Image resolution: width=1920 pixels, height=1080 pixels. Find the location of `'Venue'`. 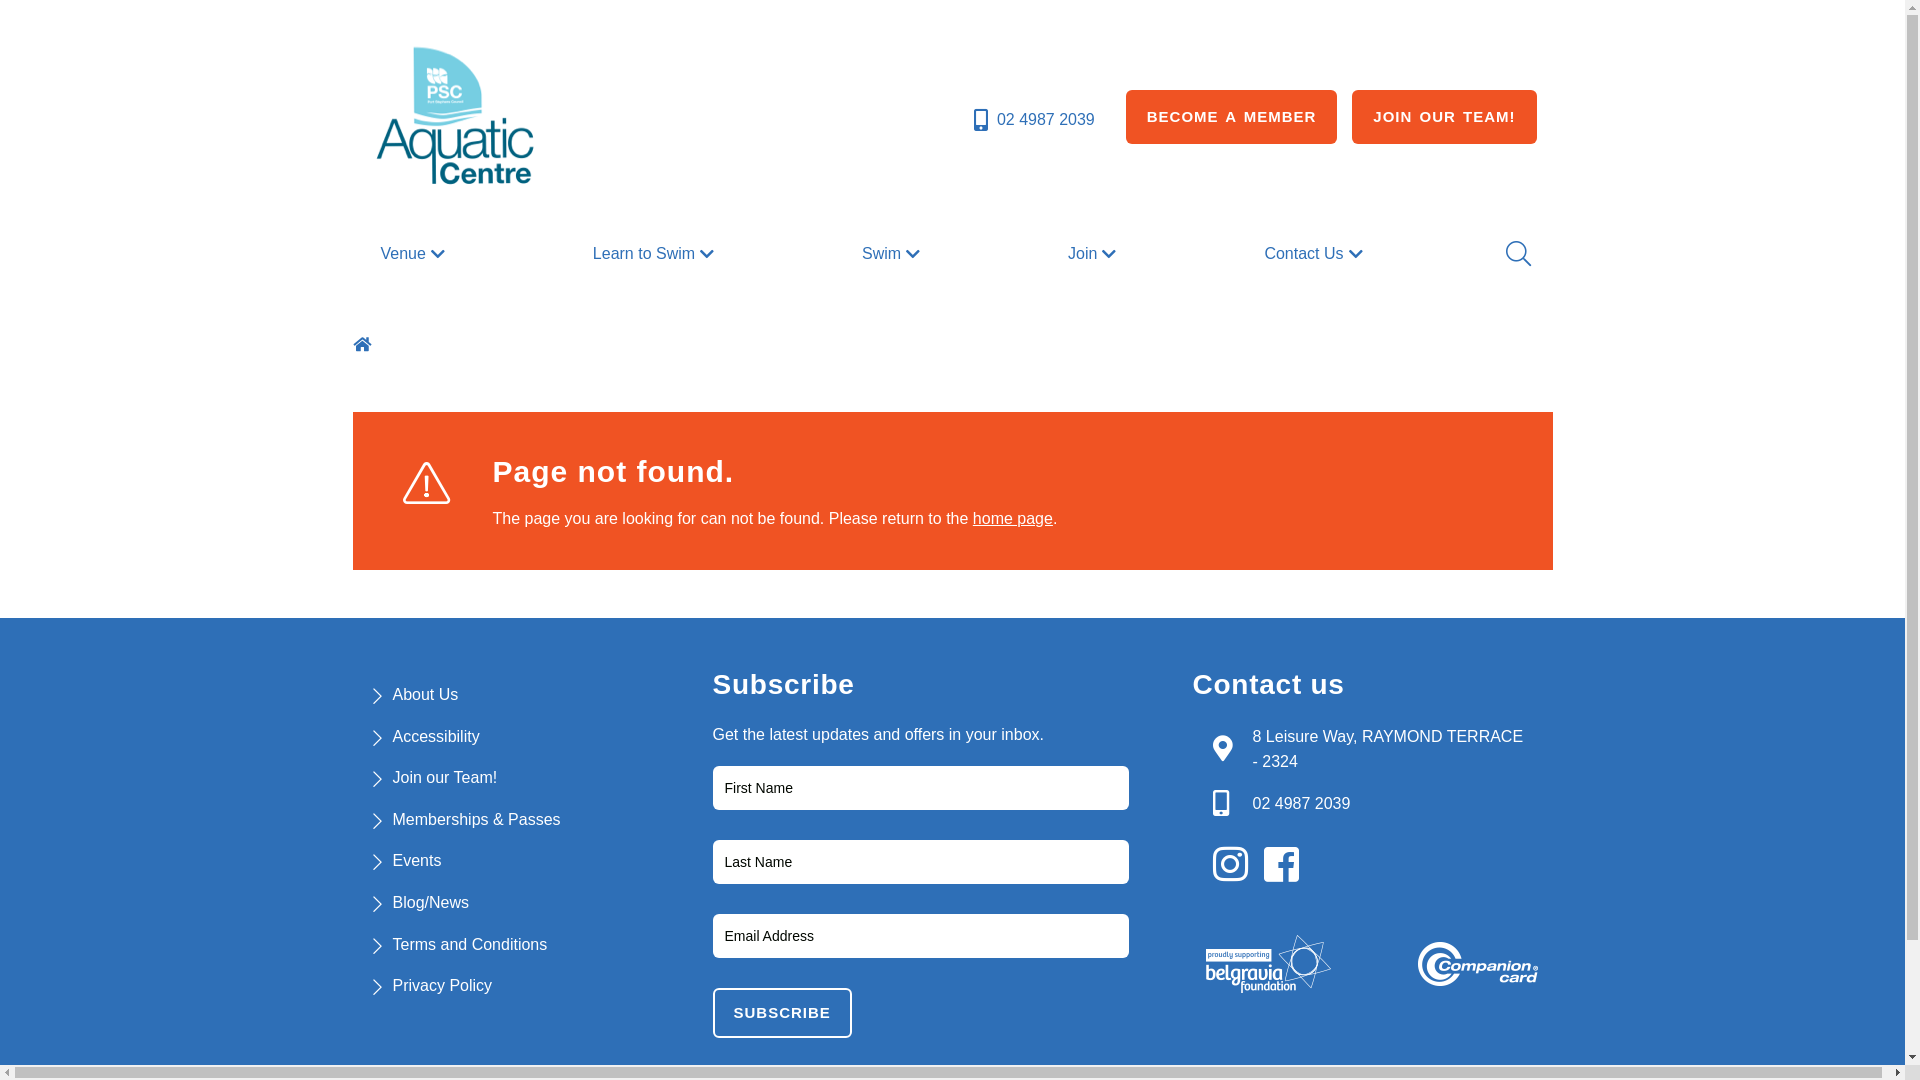

'Venue' is located at coordinates (413, 253).